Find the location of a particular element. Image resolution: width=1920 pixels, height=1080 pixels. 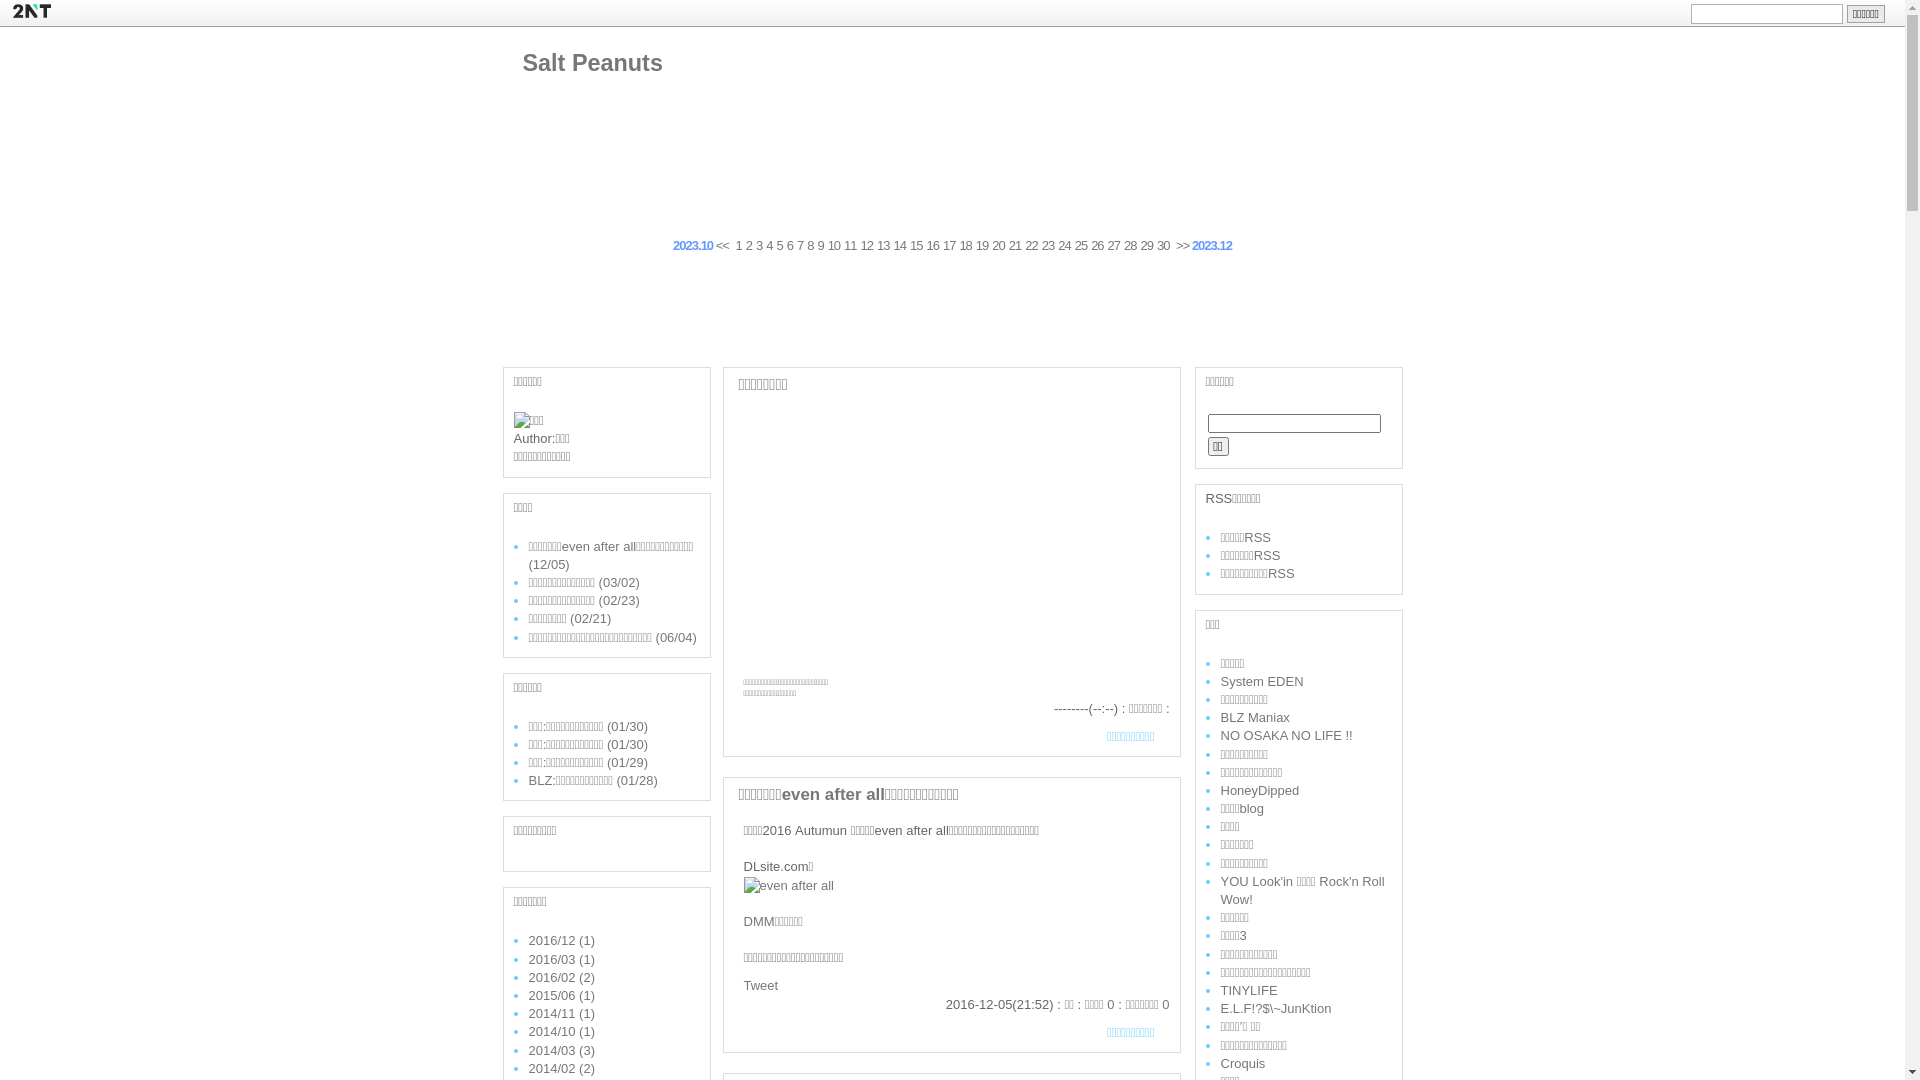

'HoneyDipped' is located at coordinates (1258, 789).